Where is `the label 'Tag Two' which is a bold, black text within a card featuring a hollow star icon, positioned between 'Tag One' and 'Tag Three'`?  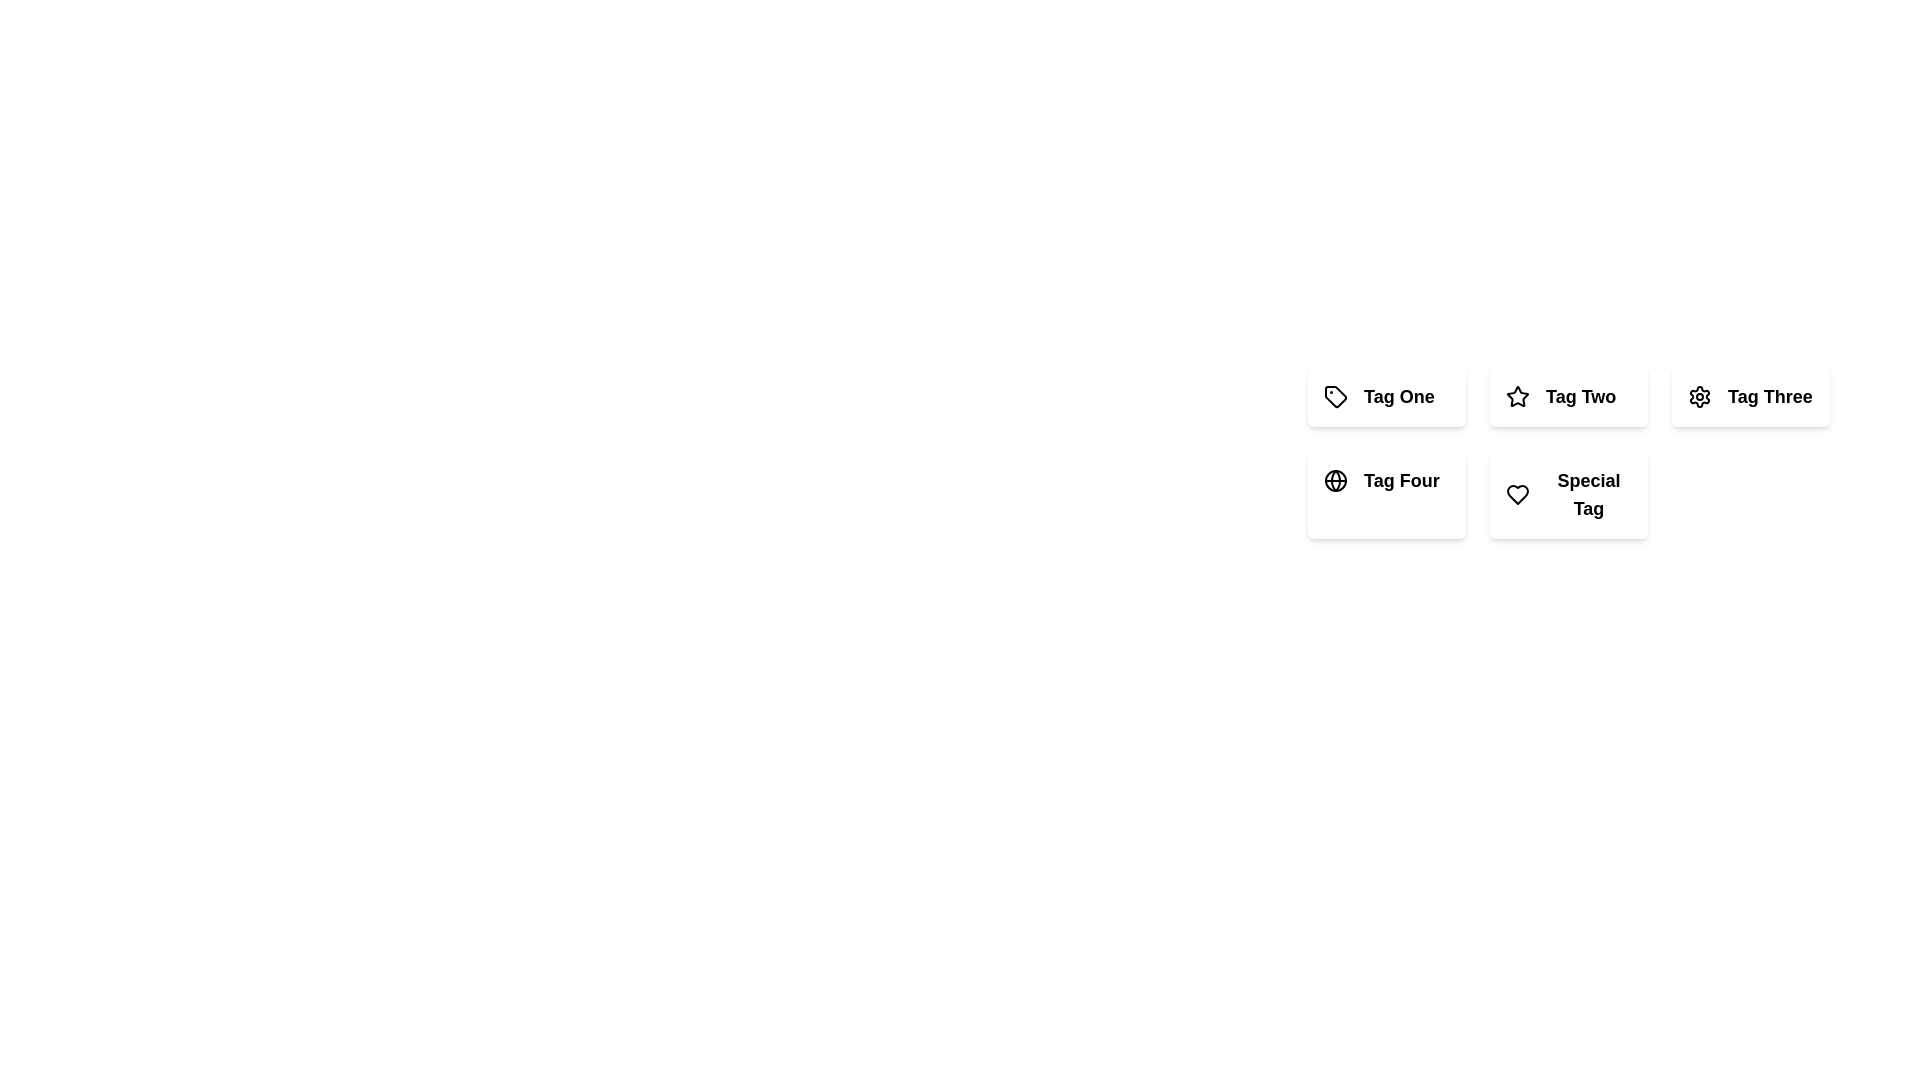
the label 'Tag Two' which is a bold, black text within a card featuring a hollow star icon, positioned between 'Tag One' and 'Tag Three' is located at coordinates (1568, 397).